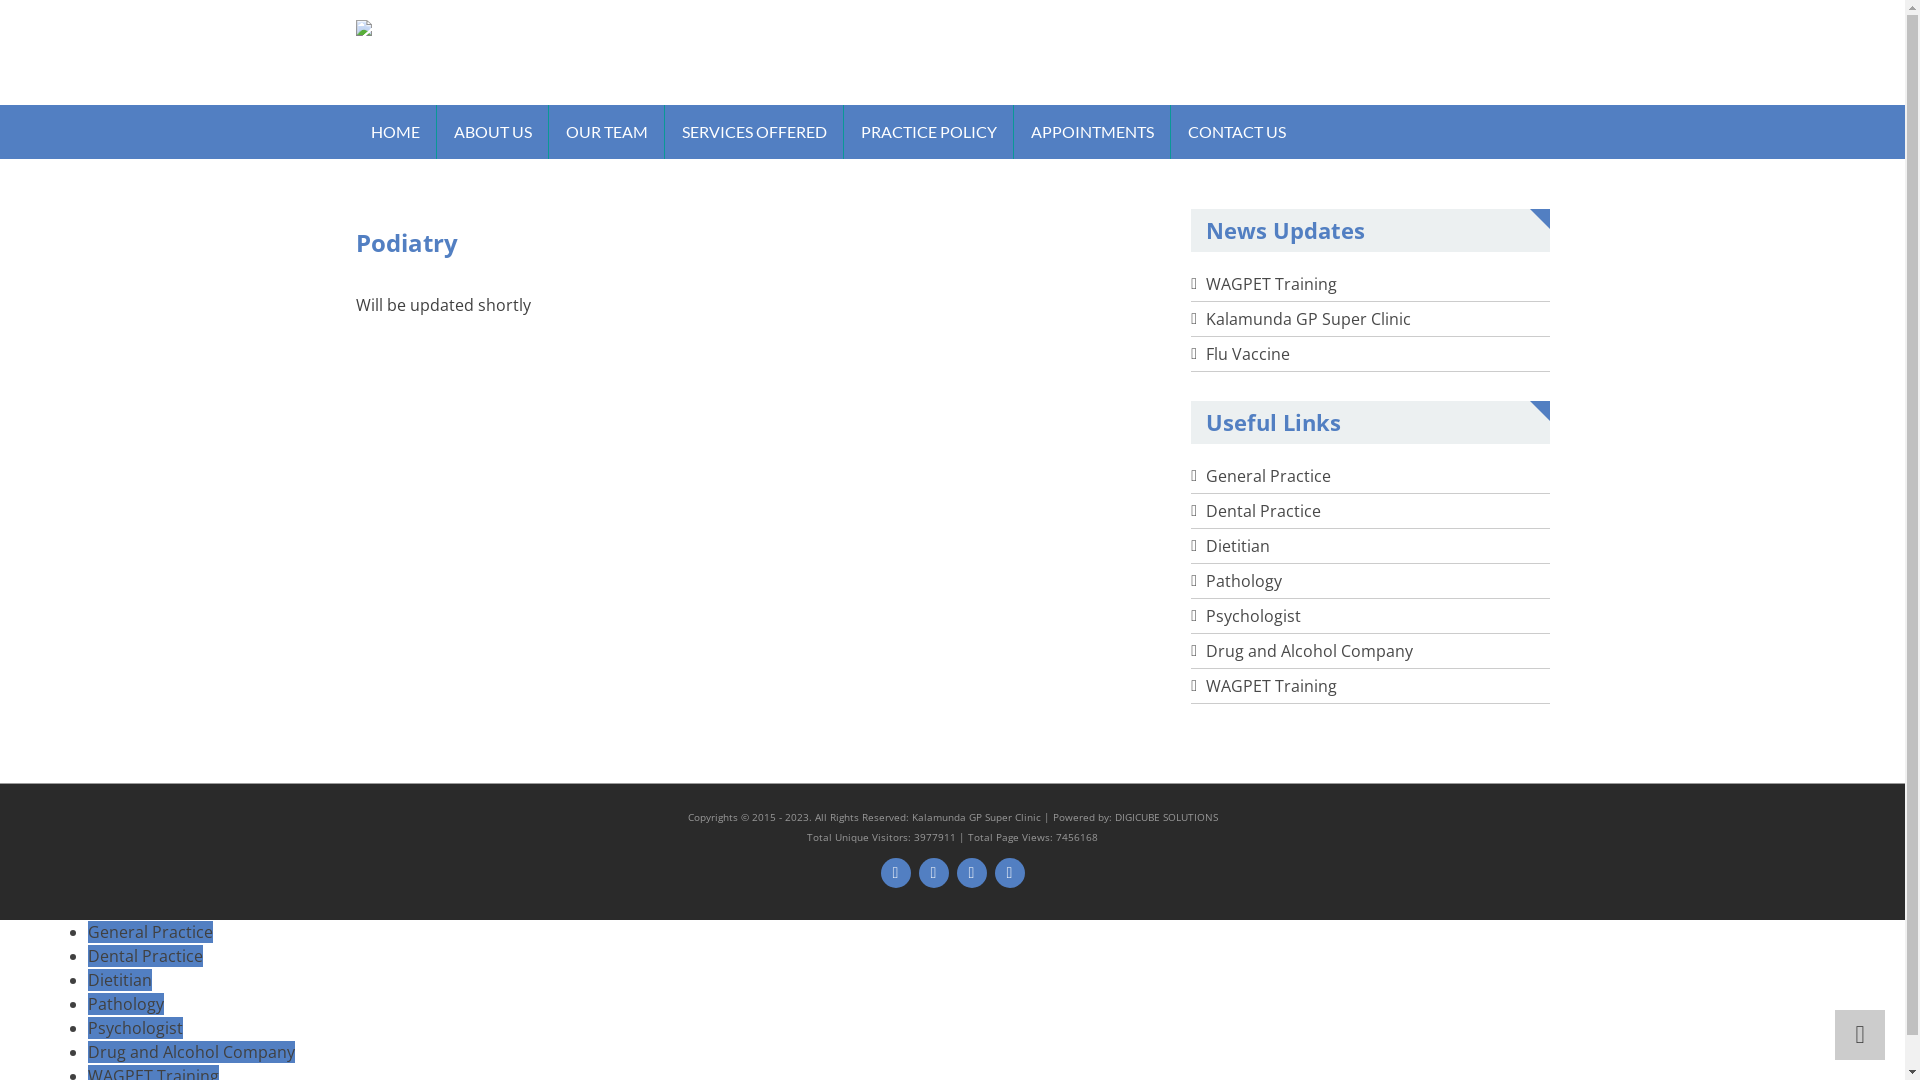 This screenshot has width=1920, height=1080. I want to click on 'DIGICUBE SOLUTIONS', so click(1165, 817).